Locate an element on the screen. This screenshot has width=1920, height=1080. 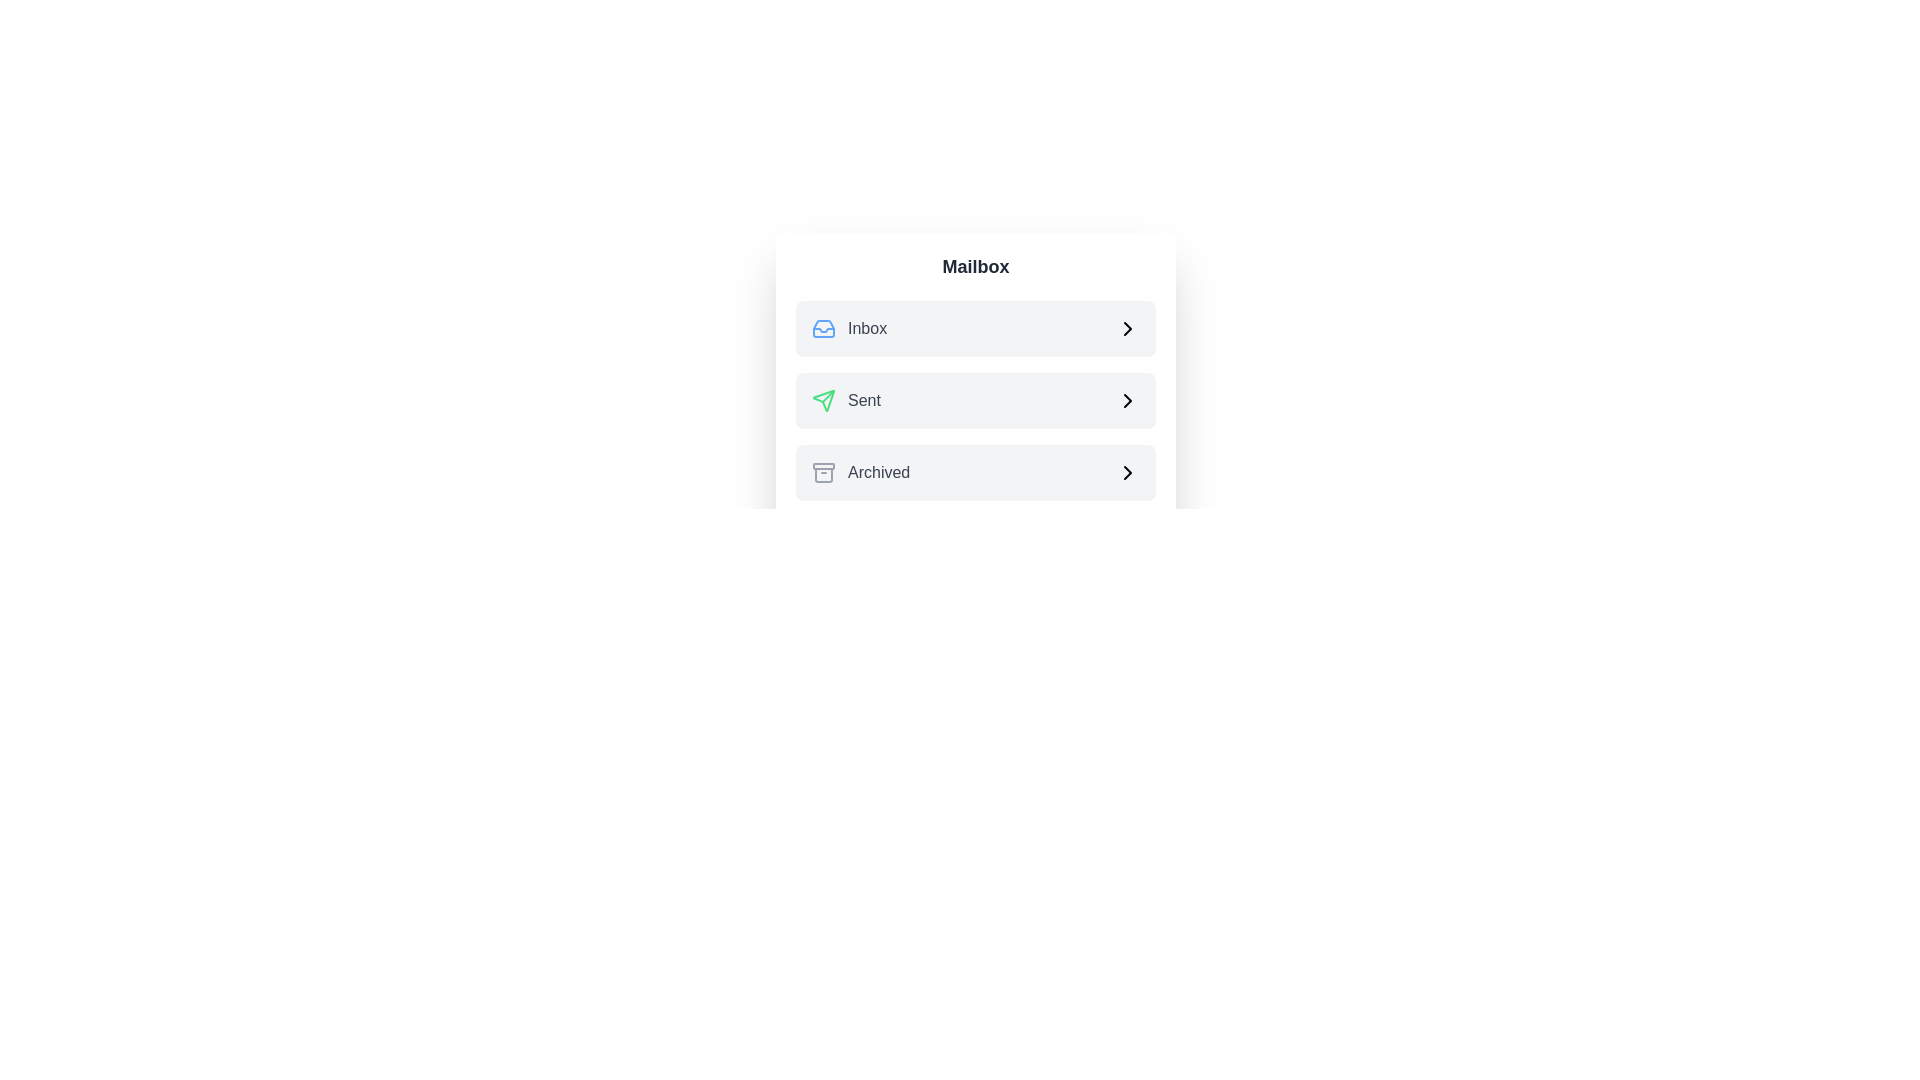
the 'Archived' navigation item, which is the third item in the list under the 'Mailbox' section is located at coordinates (975, 473).